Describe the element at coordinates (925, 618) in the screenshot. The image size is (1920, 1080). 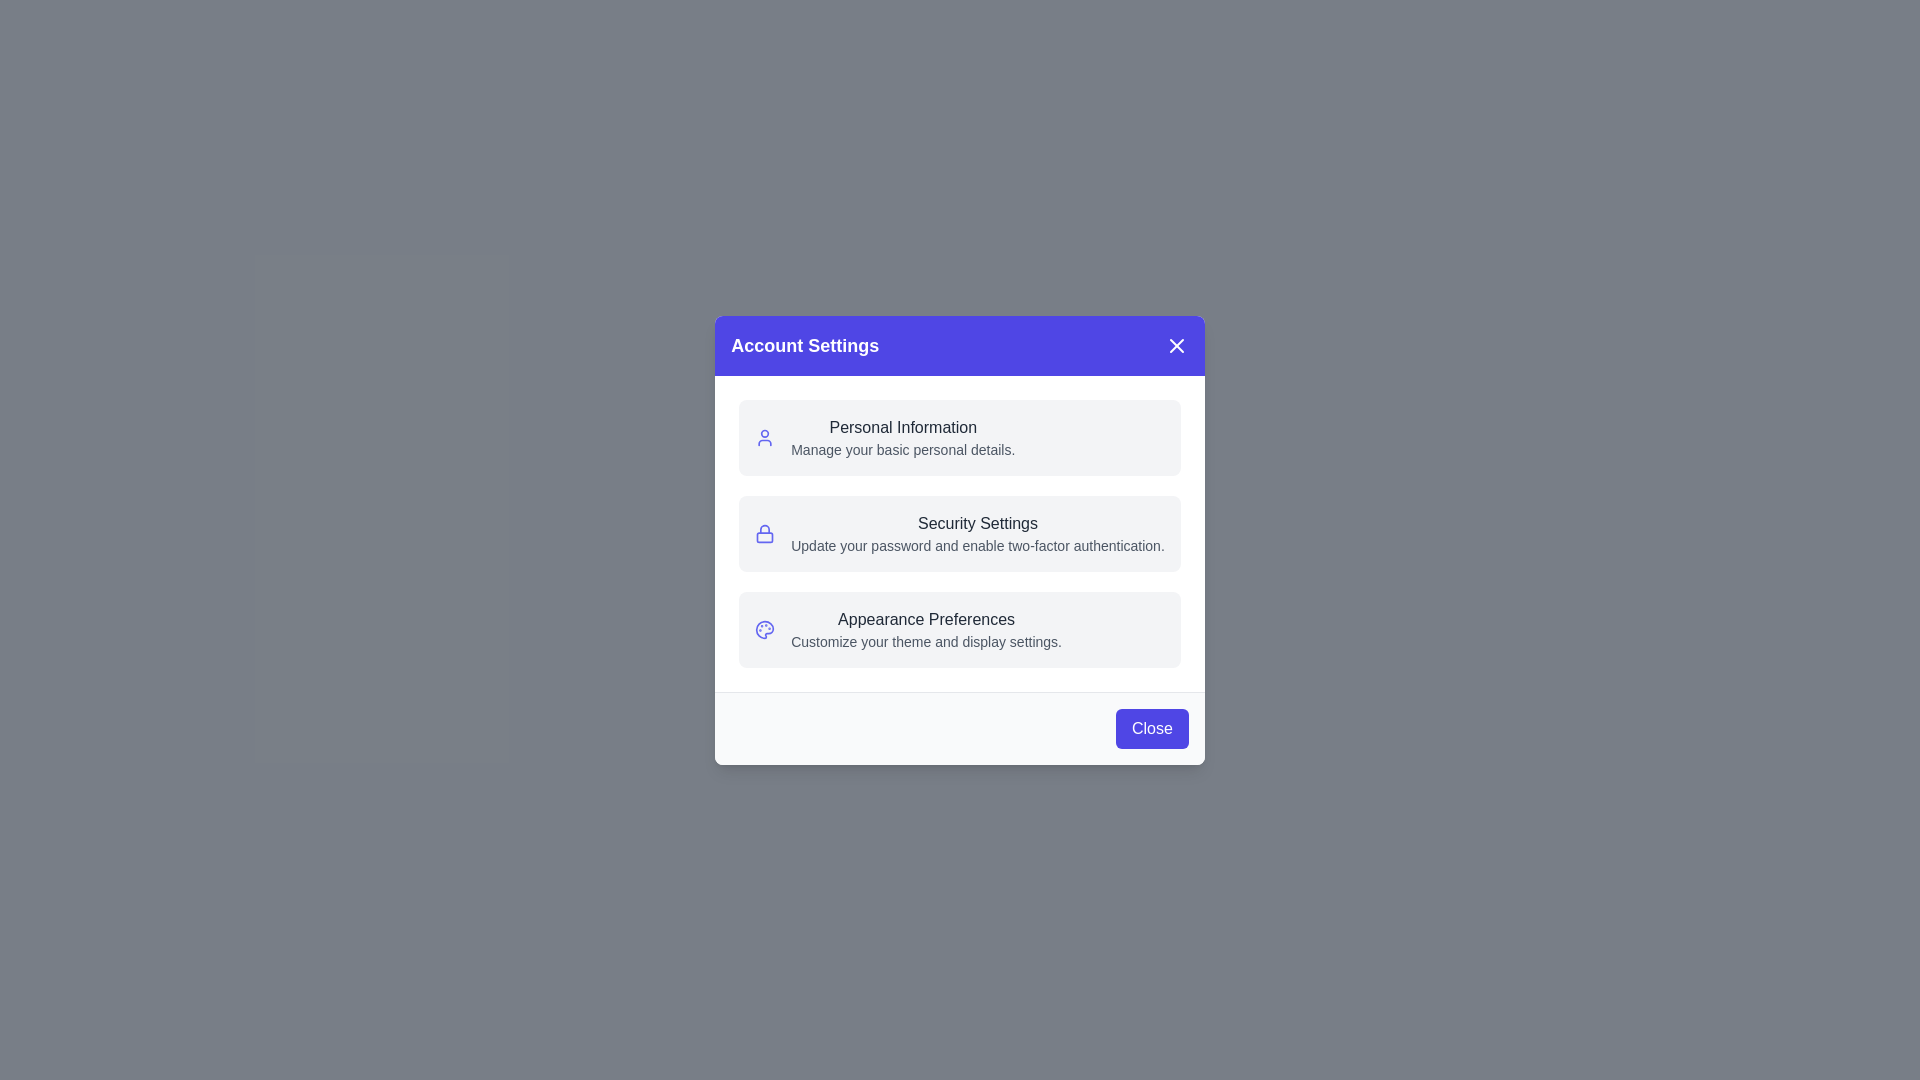
I see `the static text label serving as the header for appearance preferences in the 'Account Settings' dialog box, positioned above the text 'Customize your theme and display settings.'` at that location.